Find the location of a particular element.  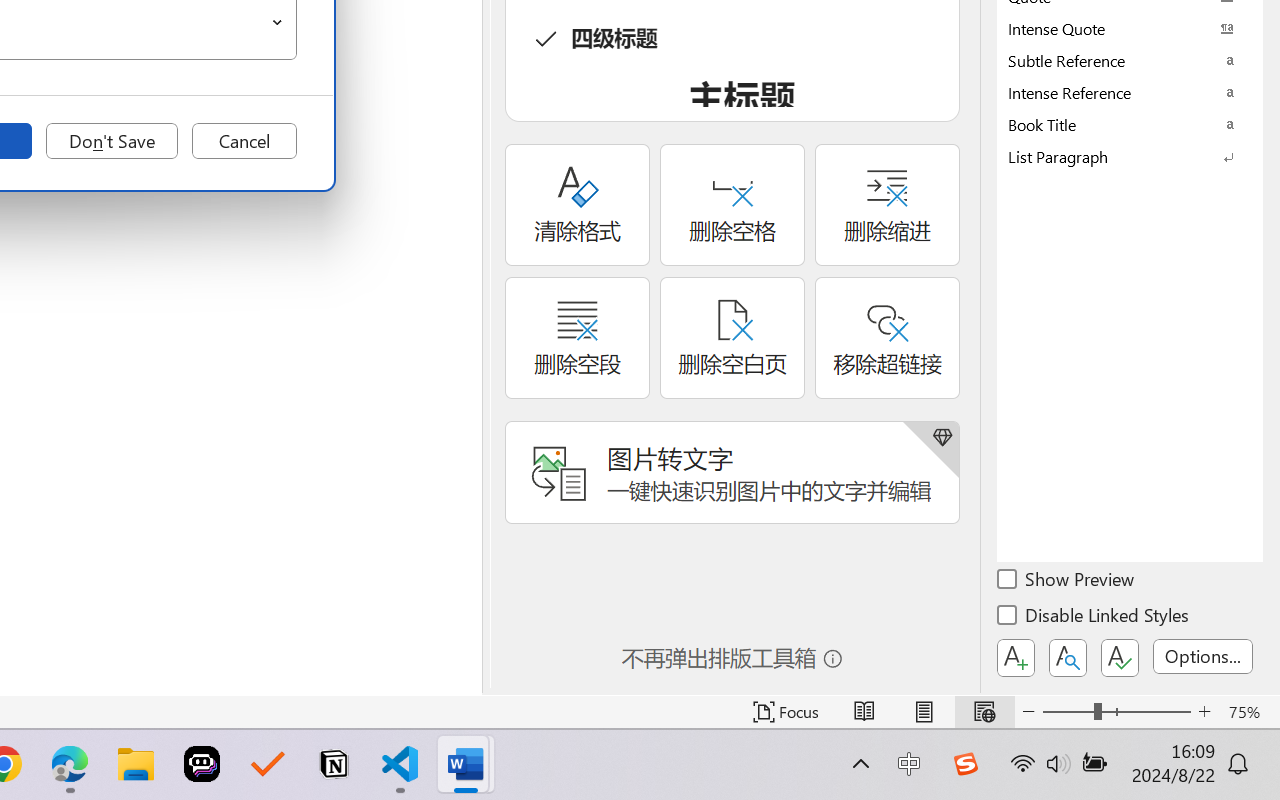

'Disable Linked Styles' is located at coordinates (1094, 618).